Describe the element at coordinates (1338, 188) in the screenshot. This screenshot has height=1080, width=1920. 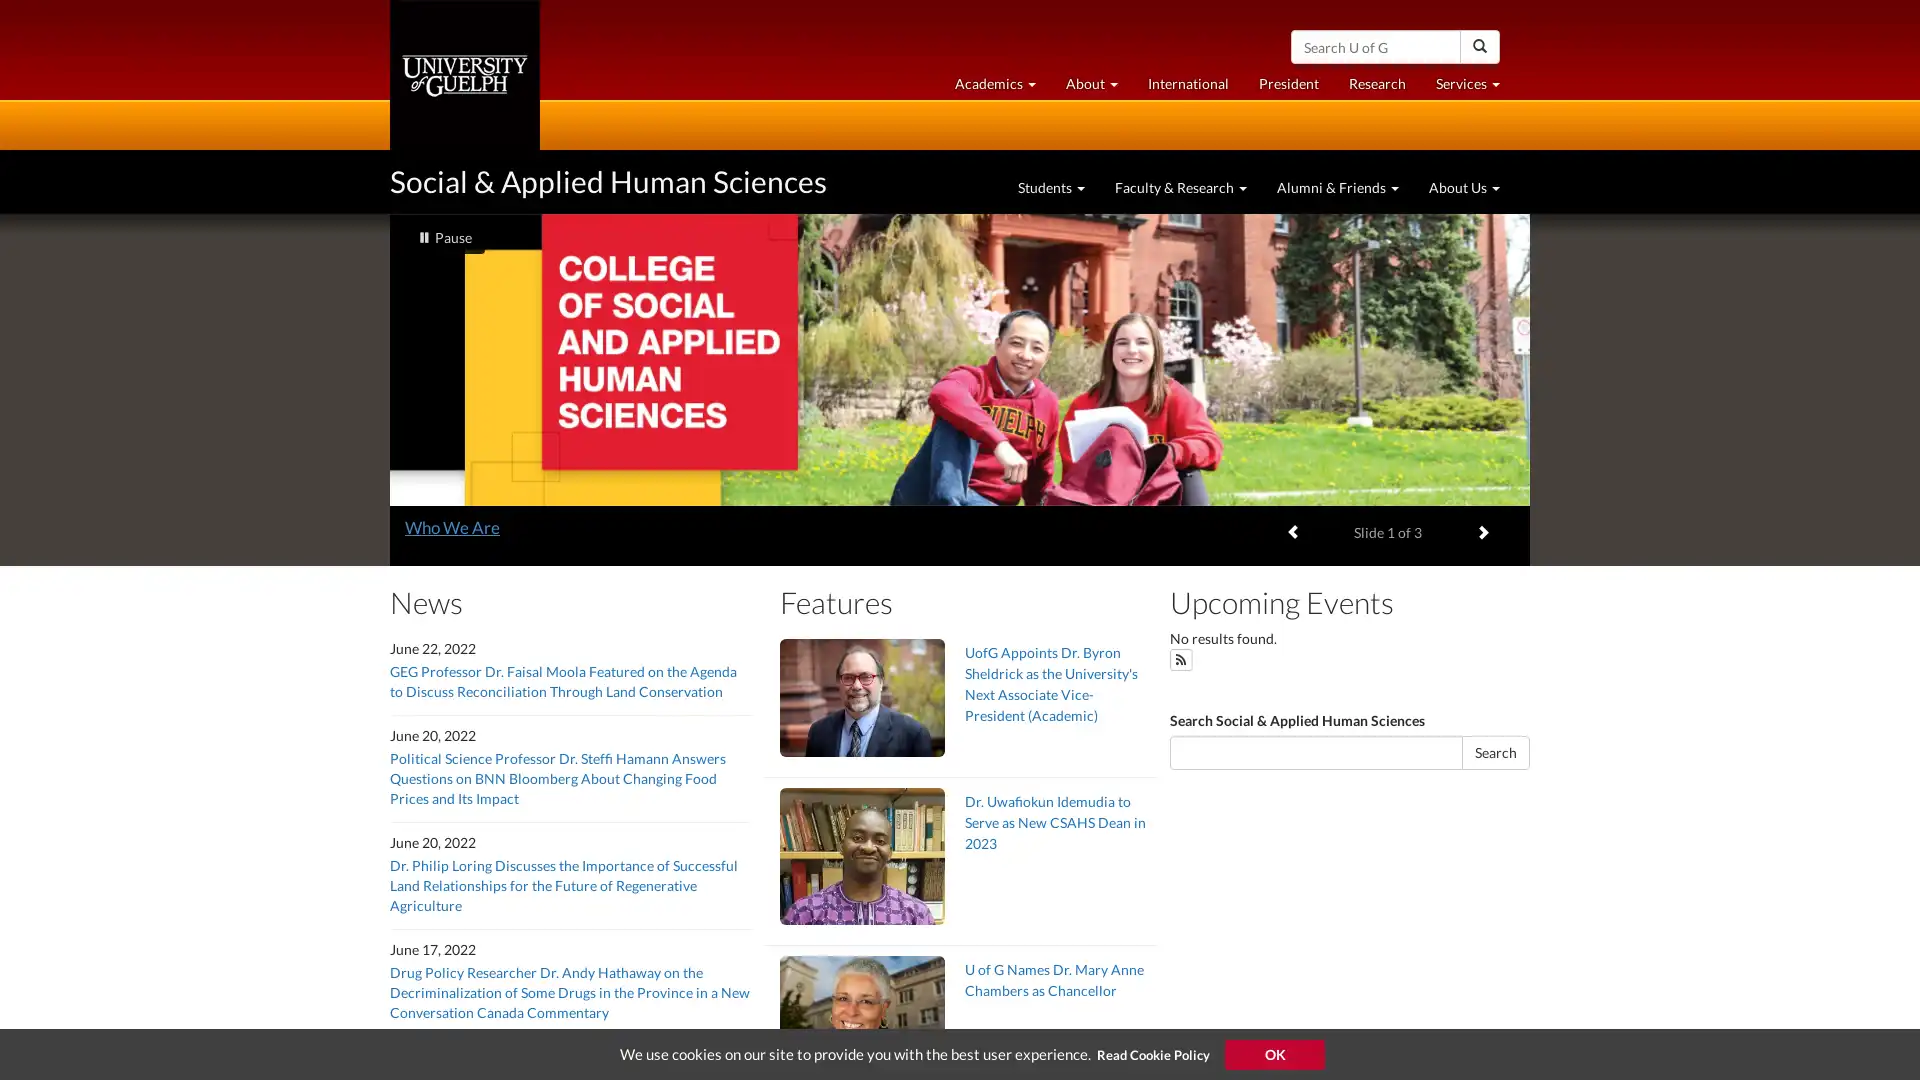
I see `Alumni & Friends` at that location.